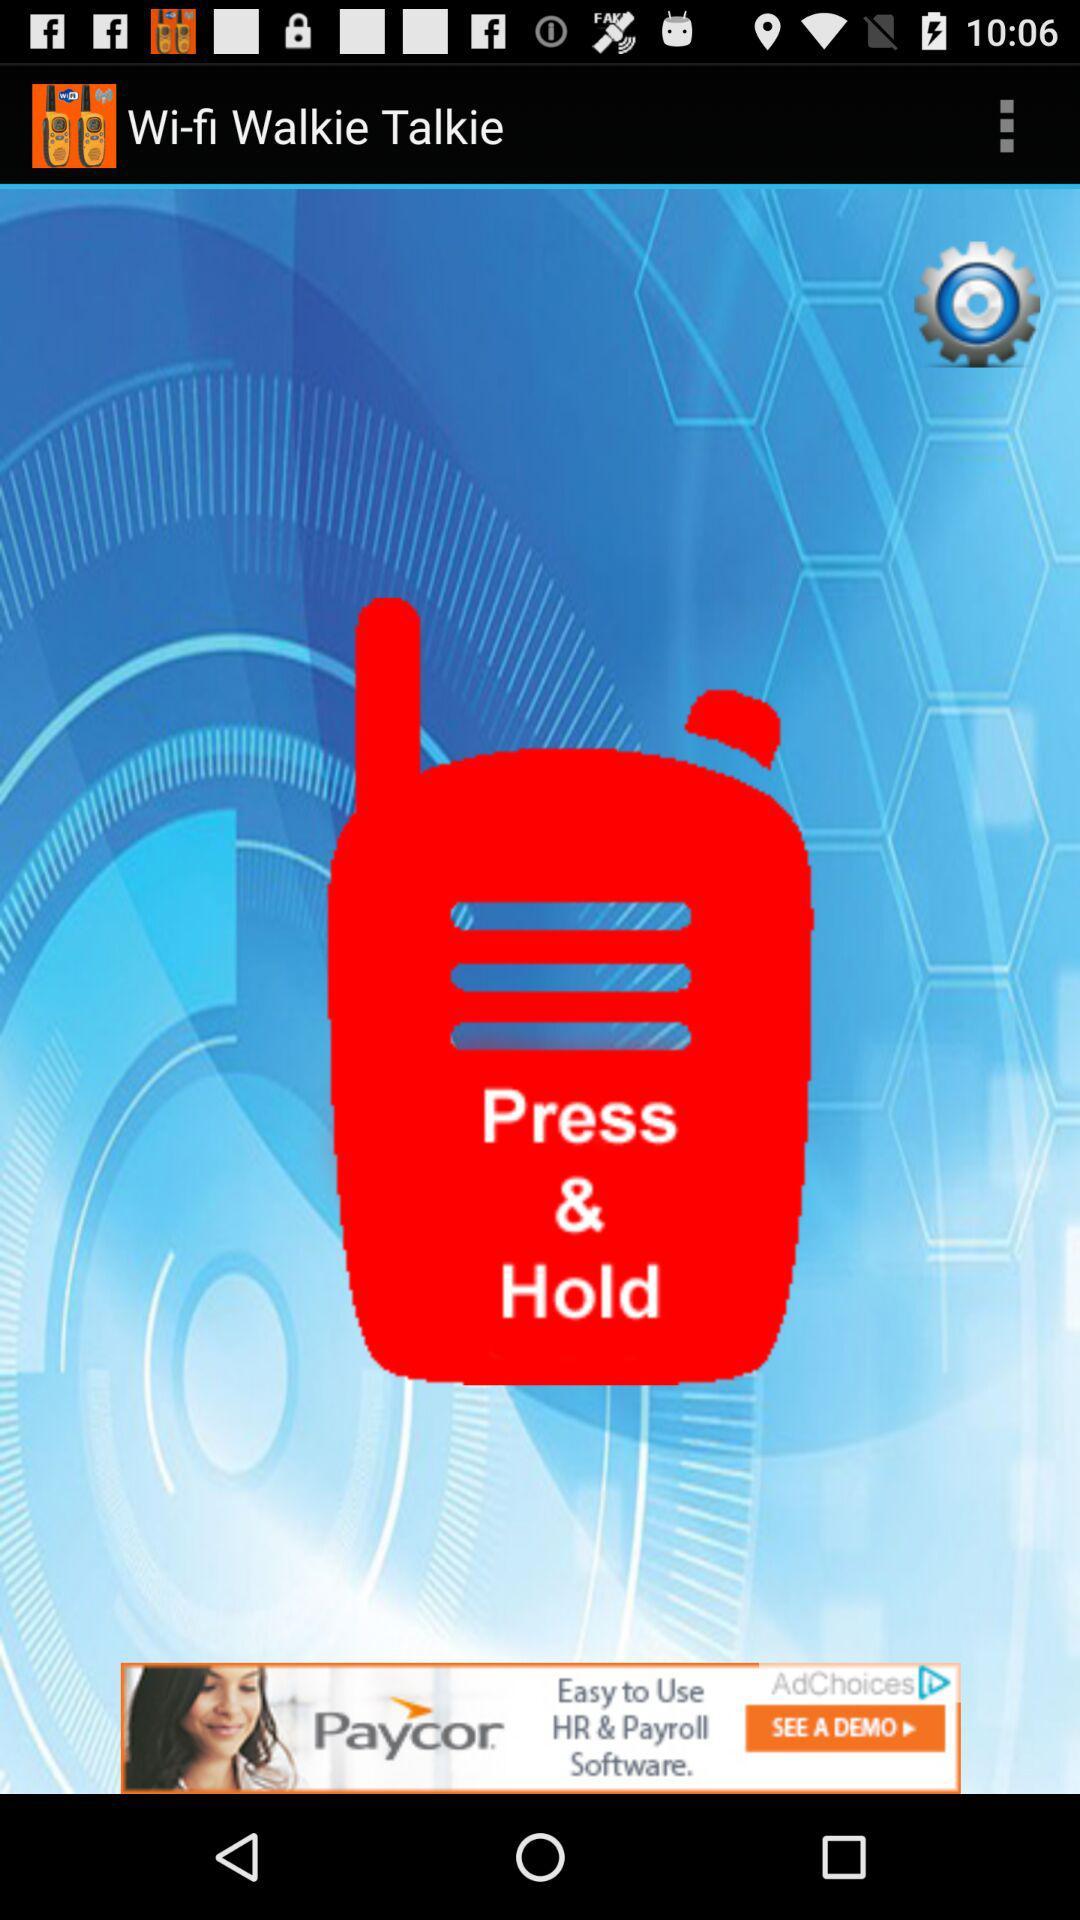 The height and width of the screenshot is (1920, 1080). Describe the element at coordinates (540, 1727) in the screenshot. I see `the picture` at that location.